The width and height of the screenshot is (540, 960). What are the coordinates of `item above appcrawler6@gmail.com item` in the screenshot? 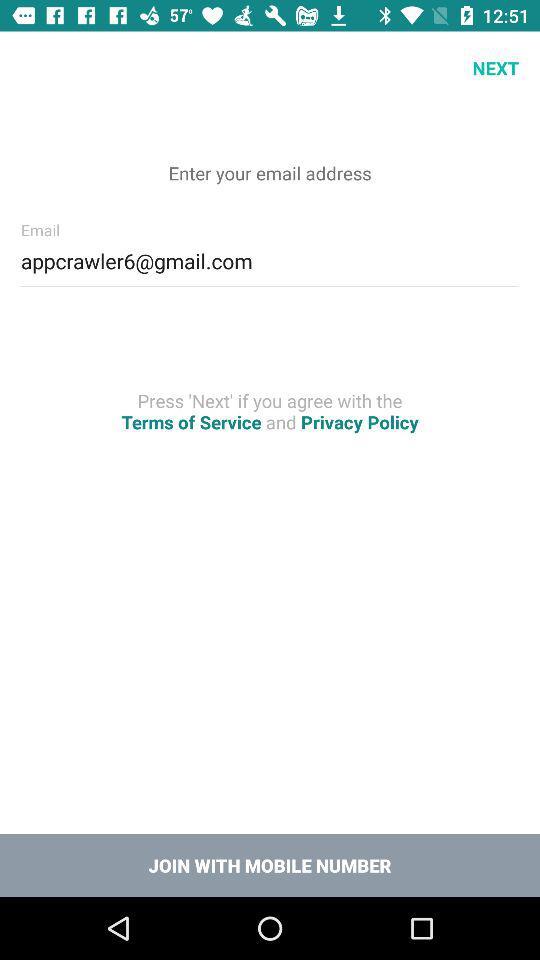 It's located at (36, 68).